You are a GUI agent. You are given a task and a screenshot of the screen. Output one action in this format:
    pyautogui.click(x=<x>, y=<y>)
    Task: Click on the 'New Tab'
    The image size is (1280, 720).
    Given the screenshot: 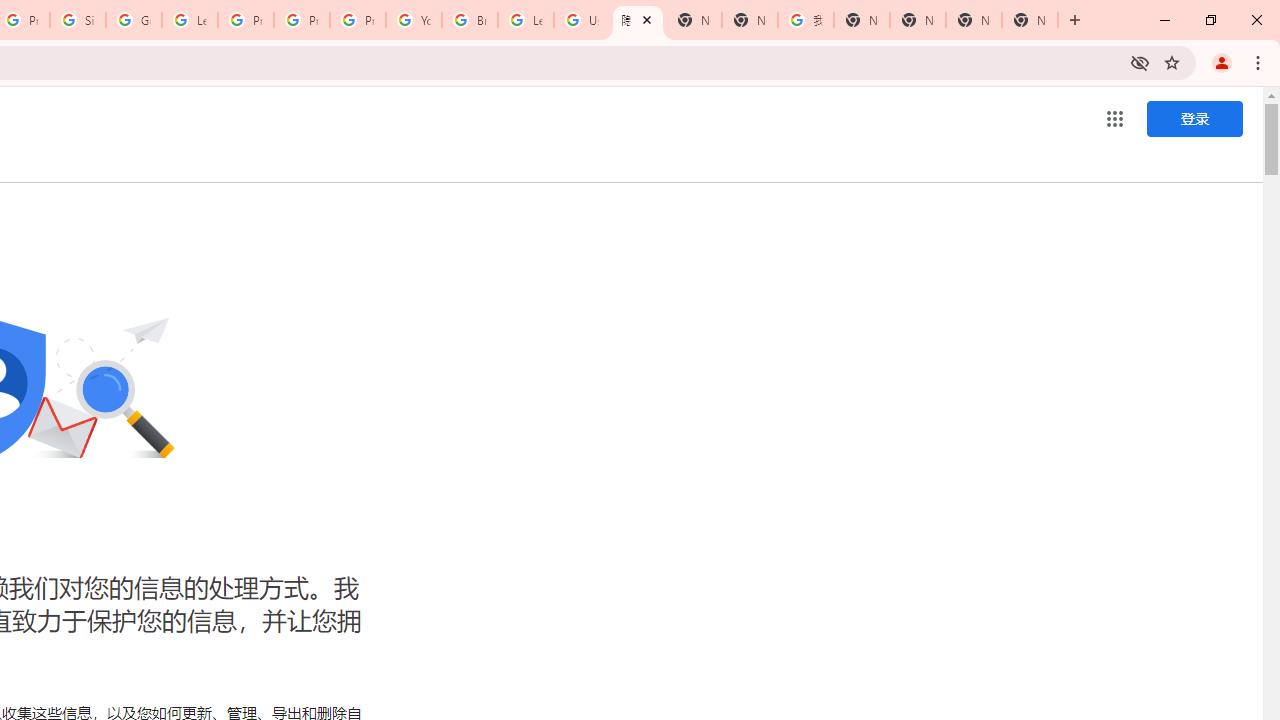 What is the action you would take?
    pyautogui.click(x=1030, y=20)
    